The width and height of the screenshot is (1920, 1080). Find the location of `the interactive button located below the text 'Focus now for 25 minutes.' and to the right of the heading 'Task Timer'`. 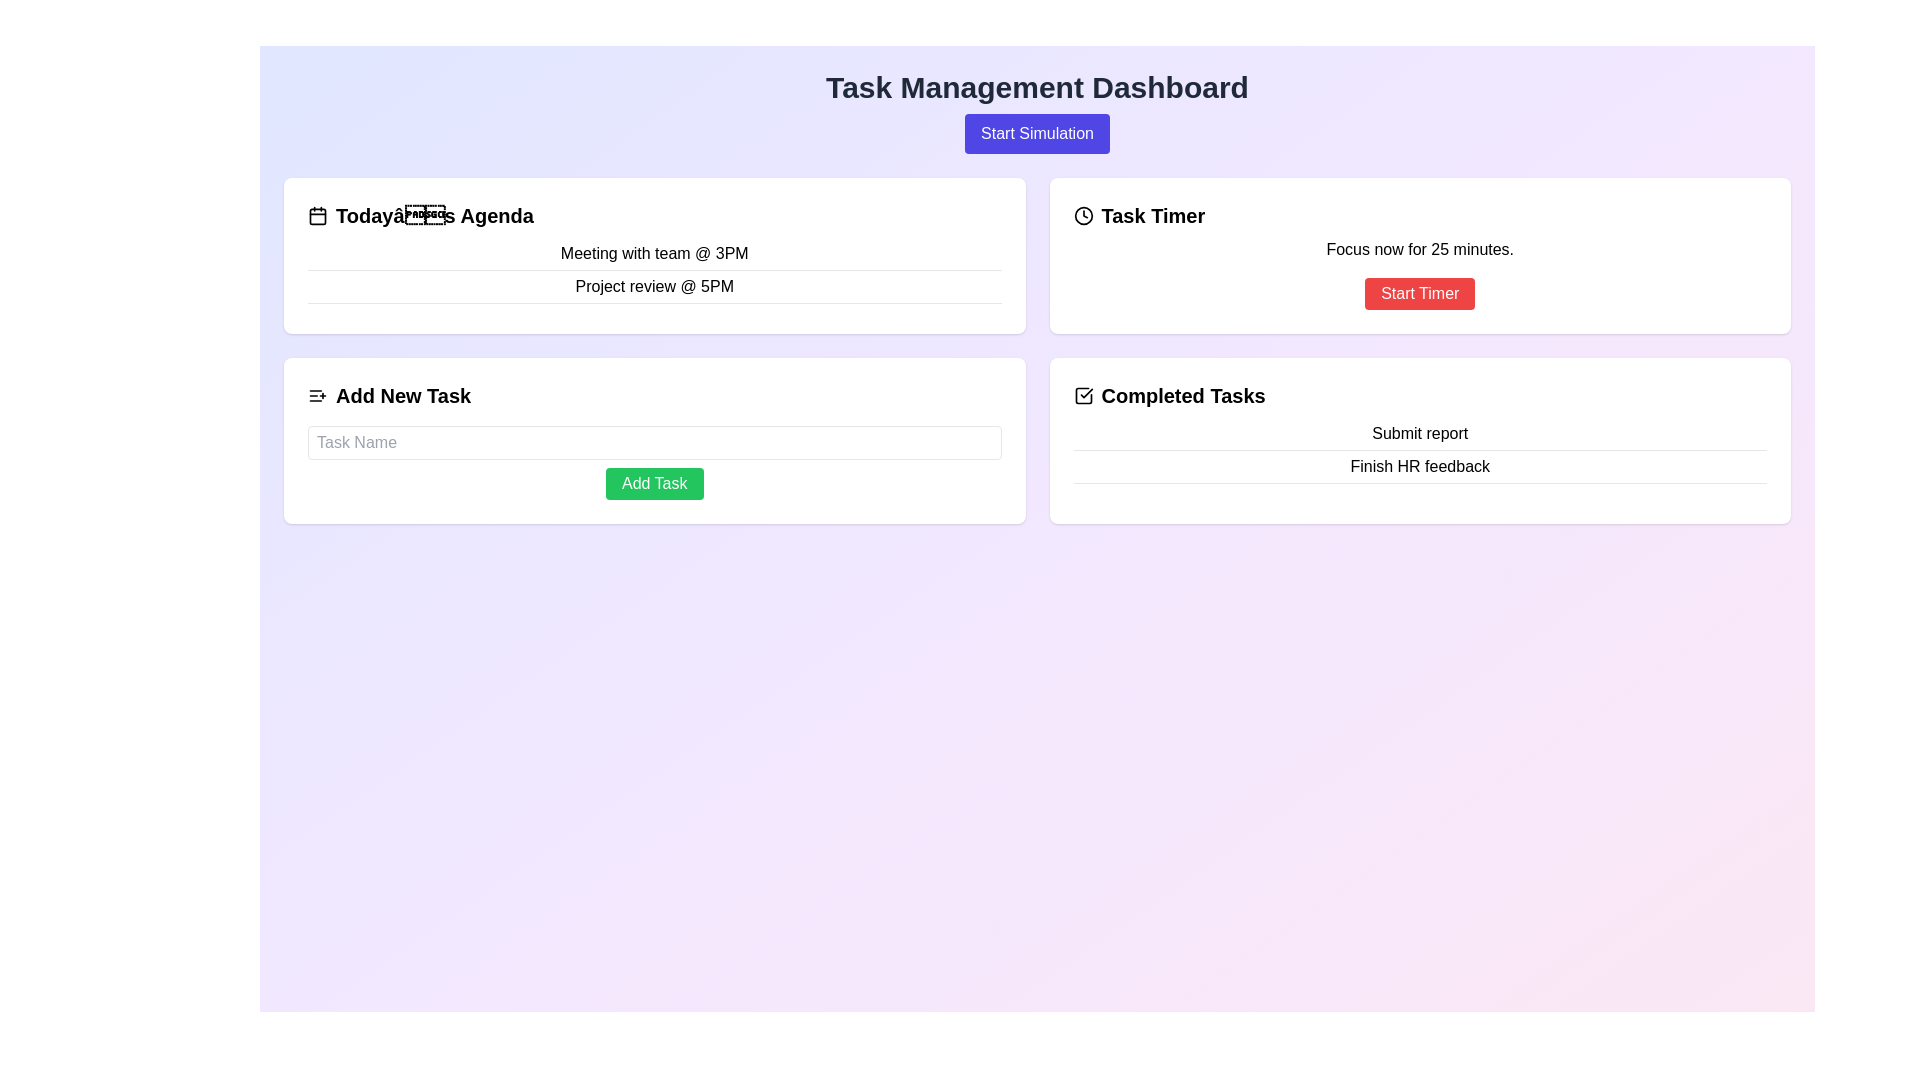

the interactive button located below the text 'Focus now for 25 minutes.' and to the right of the heading 'Task Timer' is located at coordinates (1419, 293).